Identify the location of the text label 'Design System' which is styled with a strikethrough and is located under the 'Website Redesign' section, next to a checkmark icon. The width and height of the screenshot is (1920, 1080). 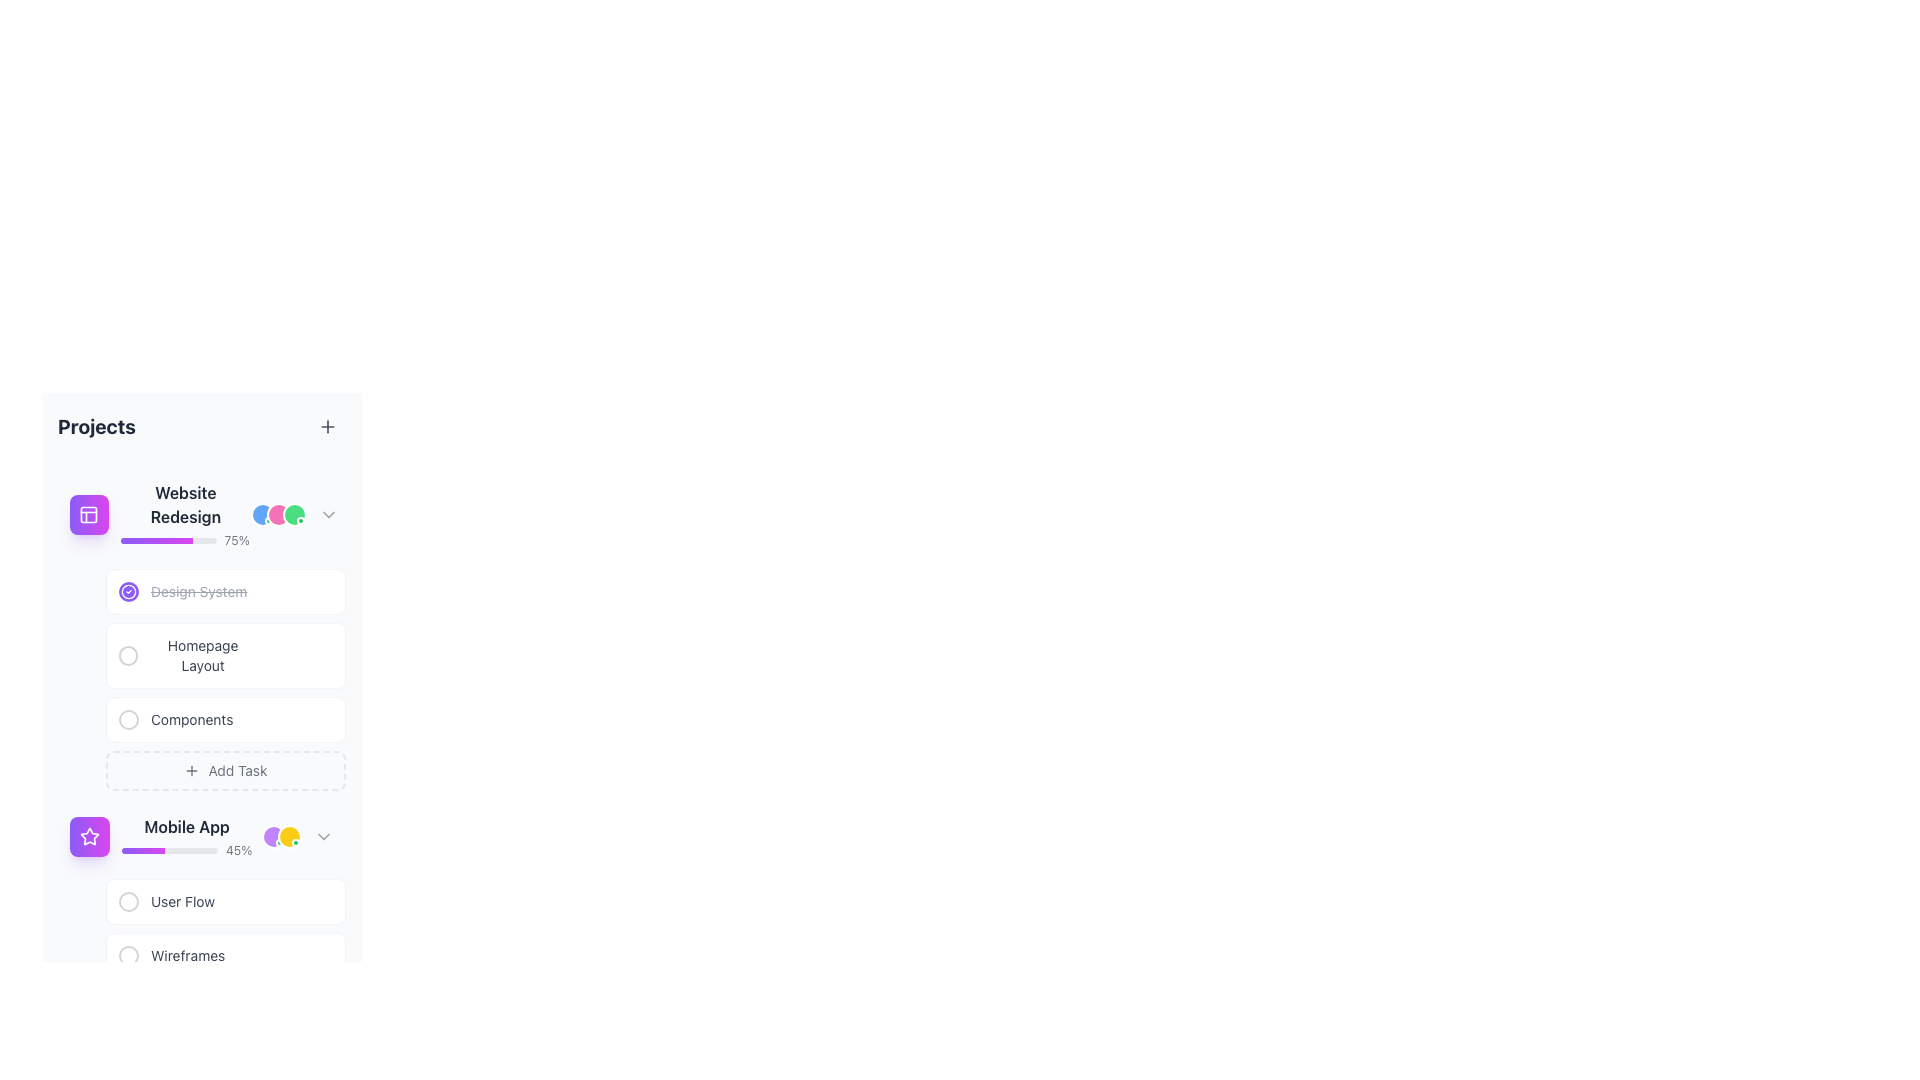
(199, 590).